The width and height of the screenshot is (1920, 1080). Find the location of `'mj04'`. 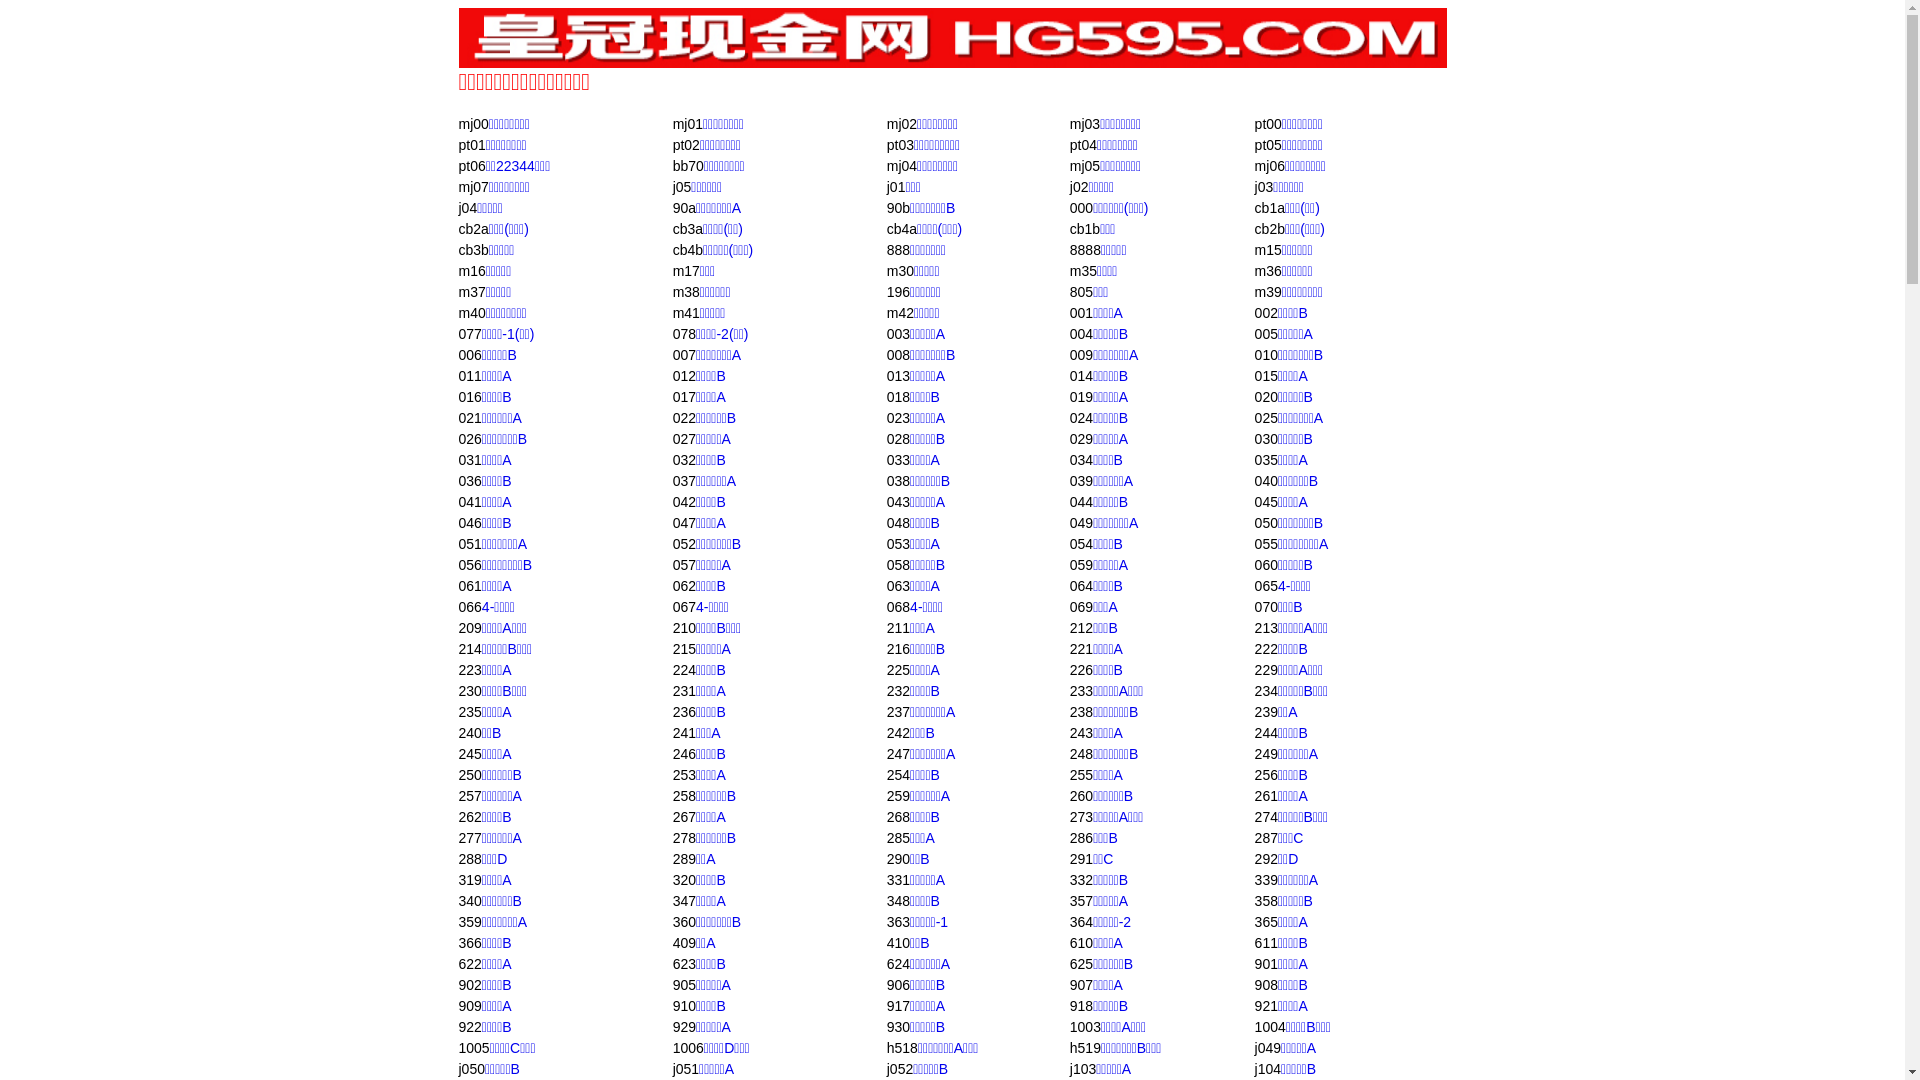

'mj04' is located at coordinates (901, 164).